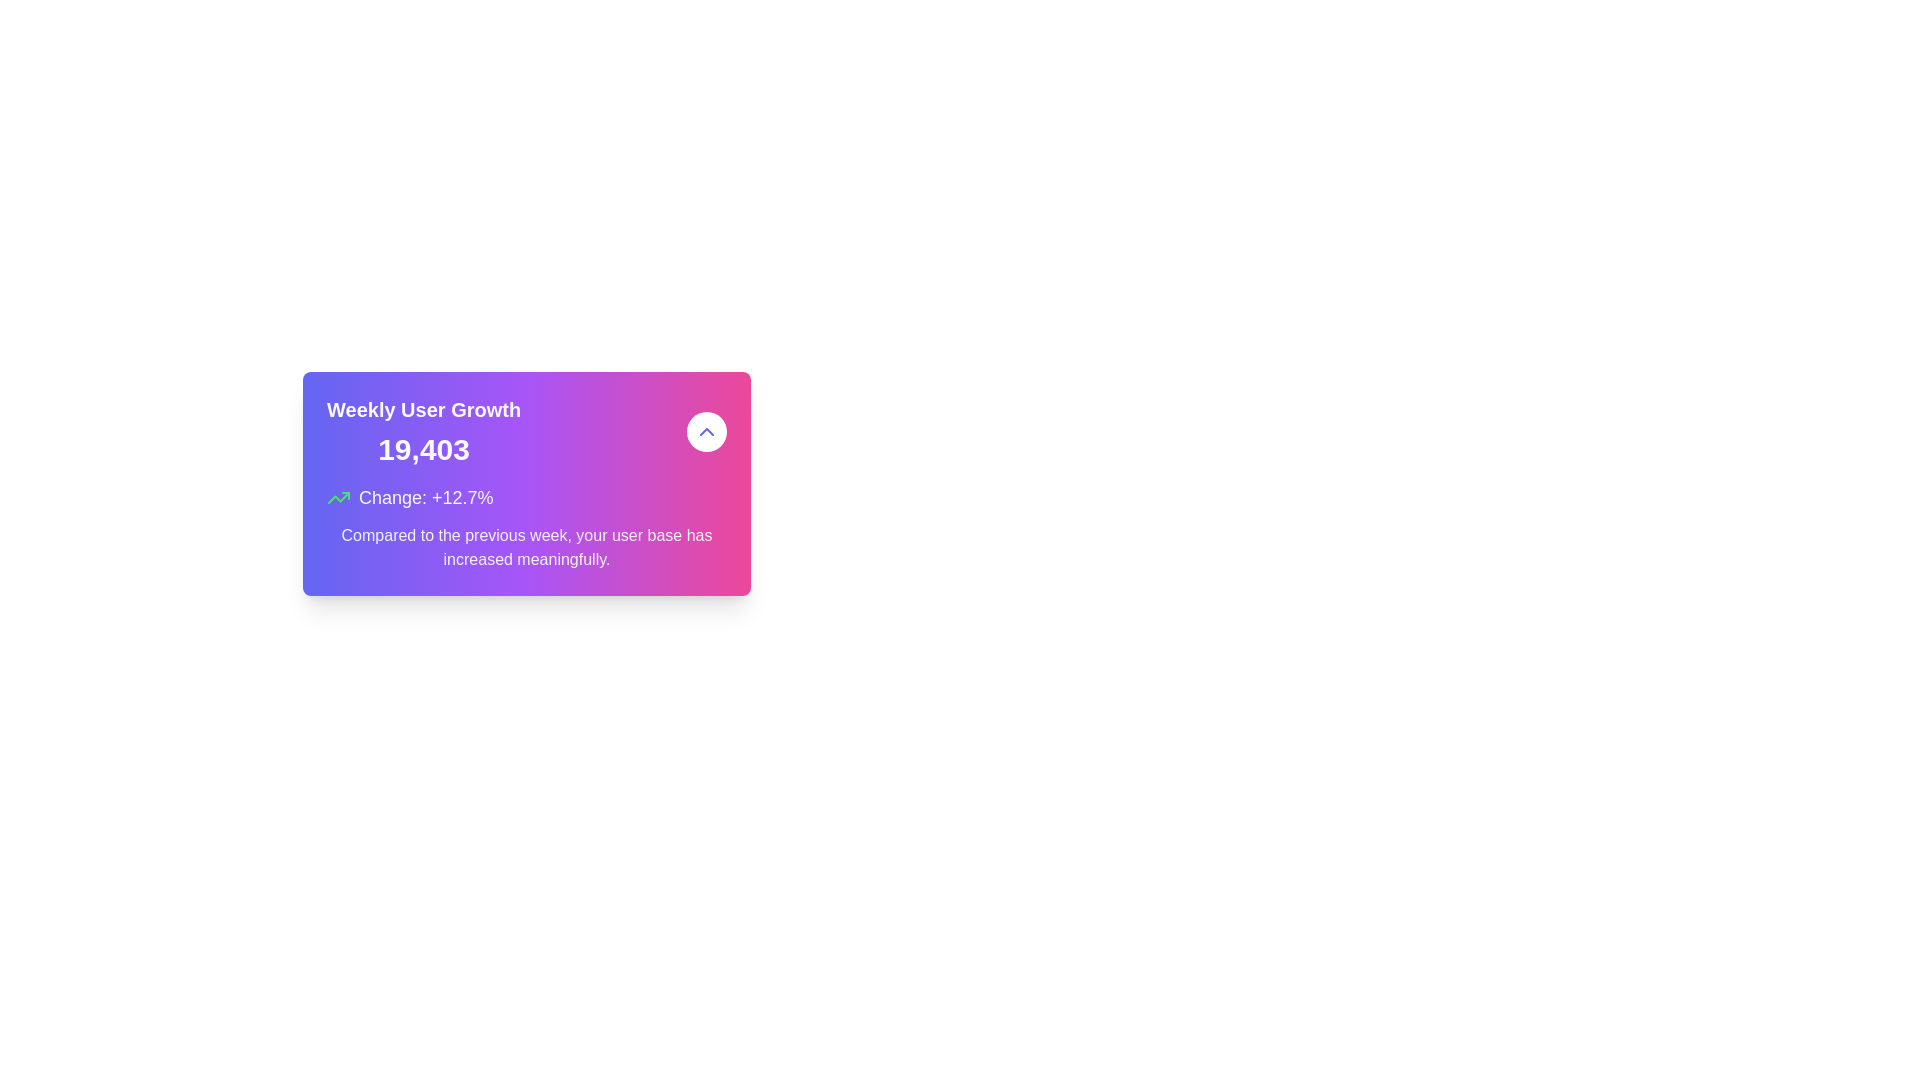 The width and height of the screenshot is (1920, 1080). I want to click on the 'Weekly User Growth' metric display which shows '19,403' on a gradient background with an upward chevron button adjacent to it, so click(527, 431).